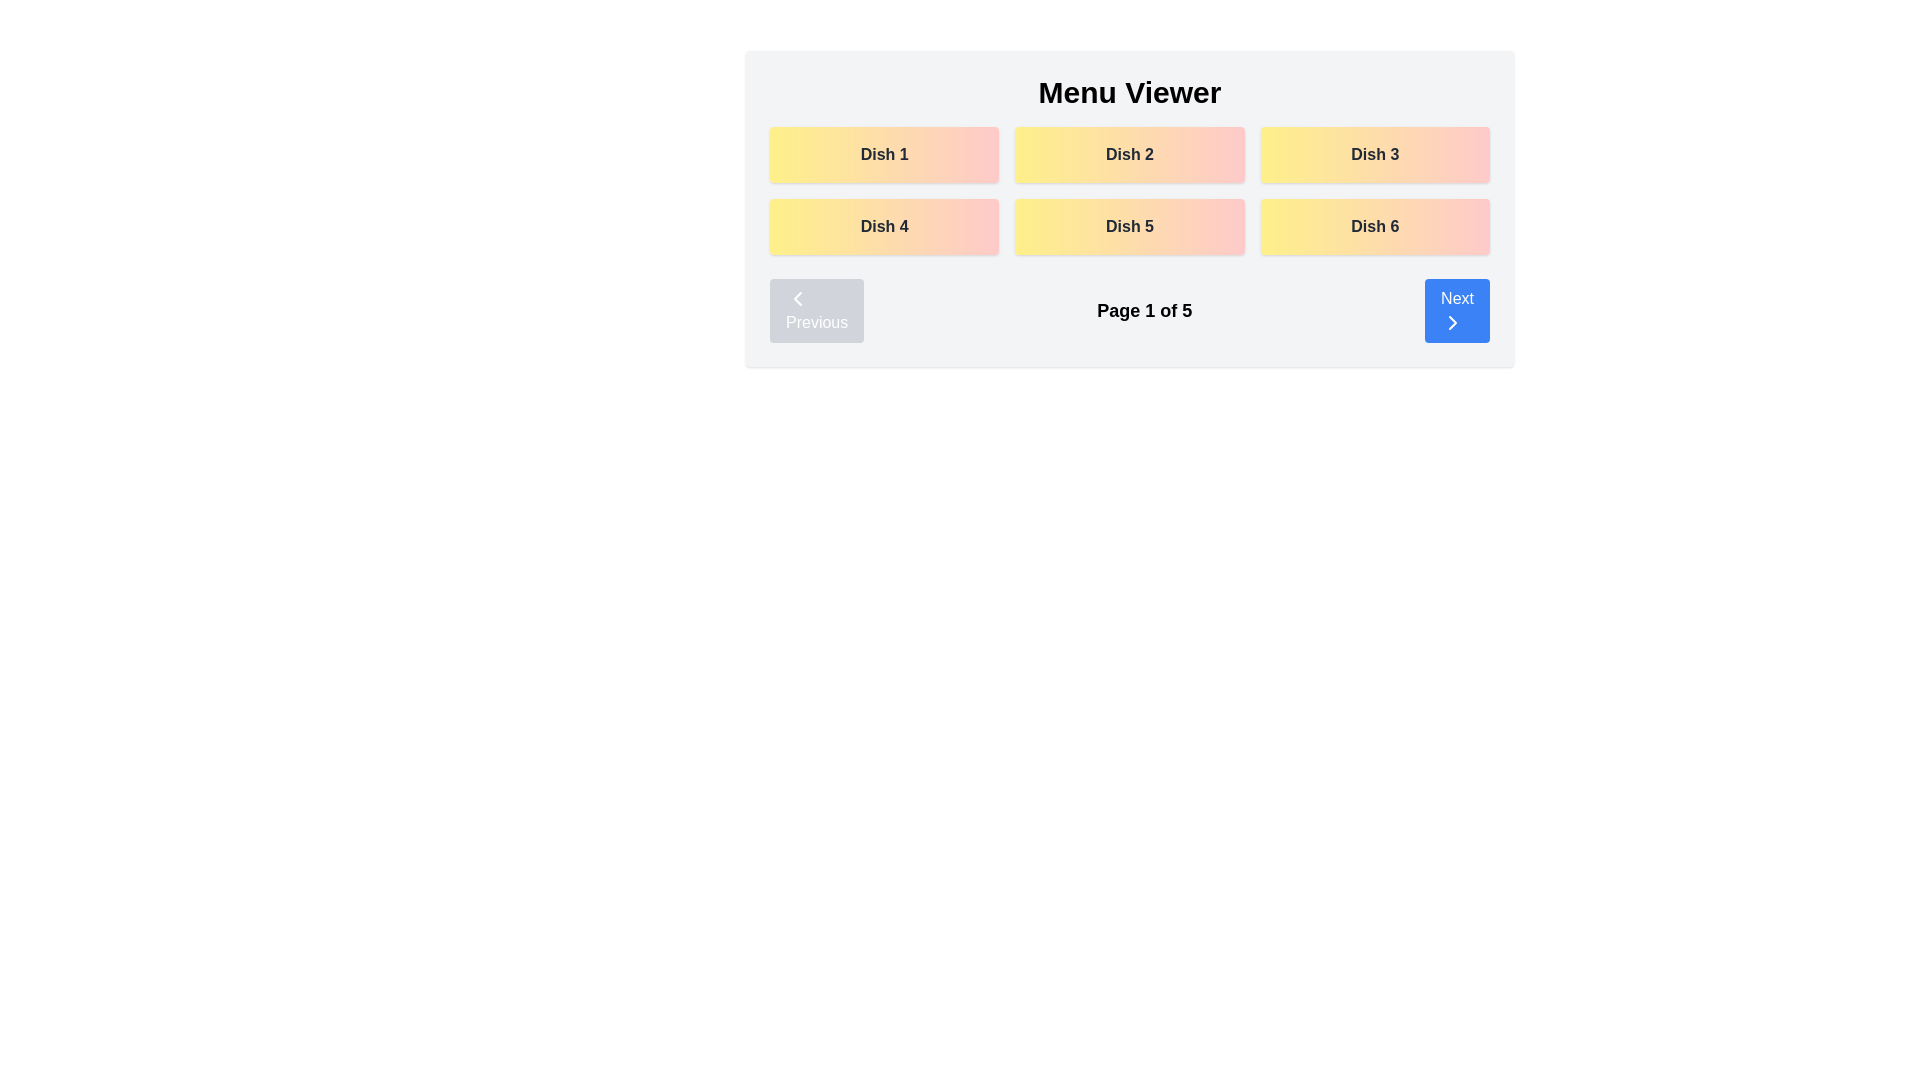 Image resolution: width=1920 pixels, height=1080 pixels. I want to click on the 'Next' button, which features a small chevron arrow icon pointing to the right, located at the bottom right corner of the interface, so click(1453, 322).